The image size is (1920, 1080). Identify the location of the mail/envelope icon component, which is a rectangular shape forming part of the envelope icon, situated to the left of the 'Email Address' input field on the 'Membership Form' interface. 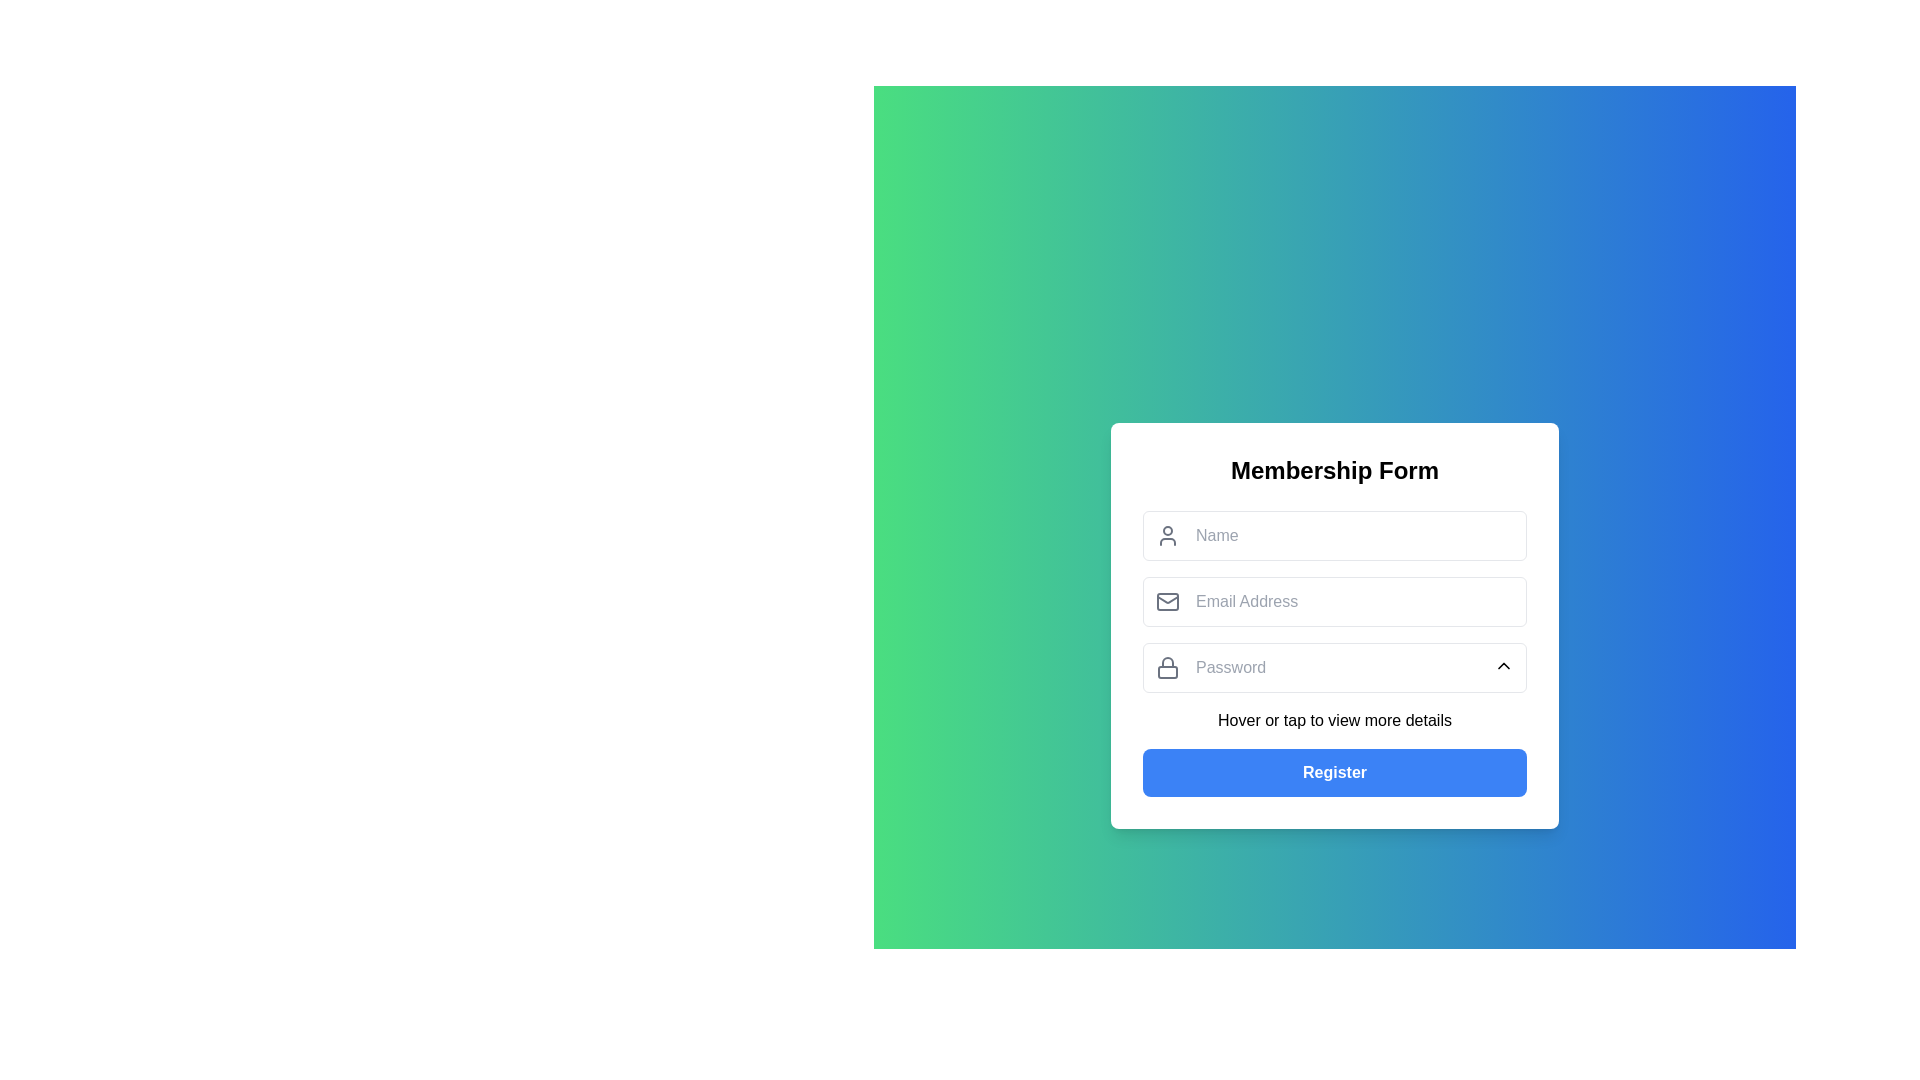
(1167, 600).